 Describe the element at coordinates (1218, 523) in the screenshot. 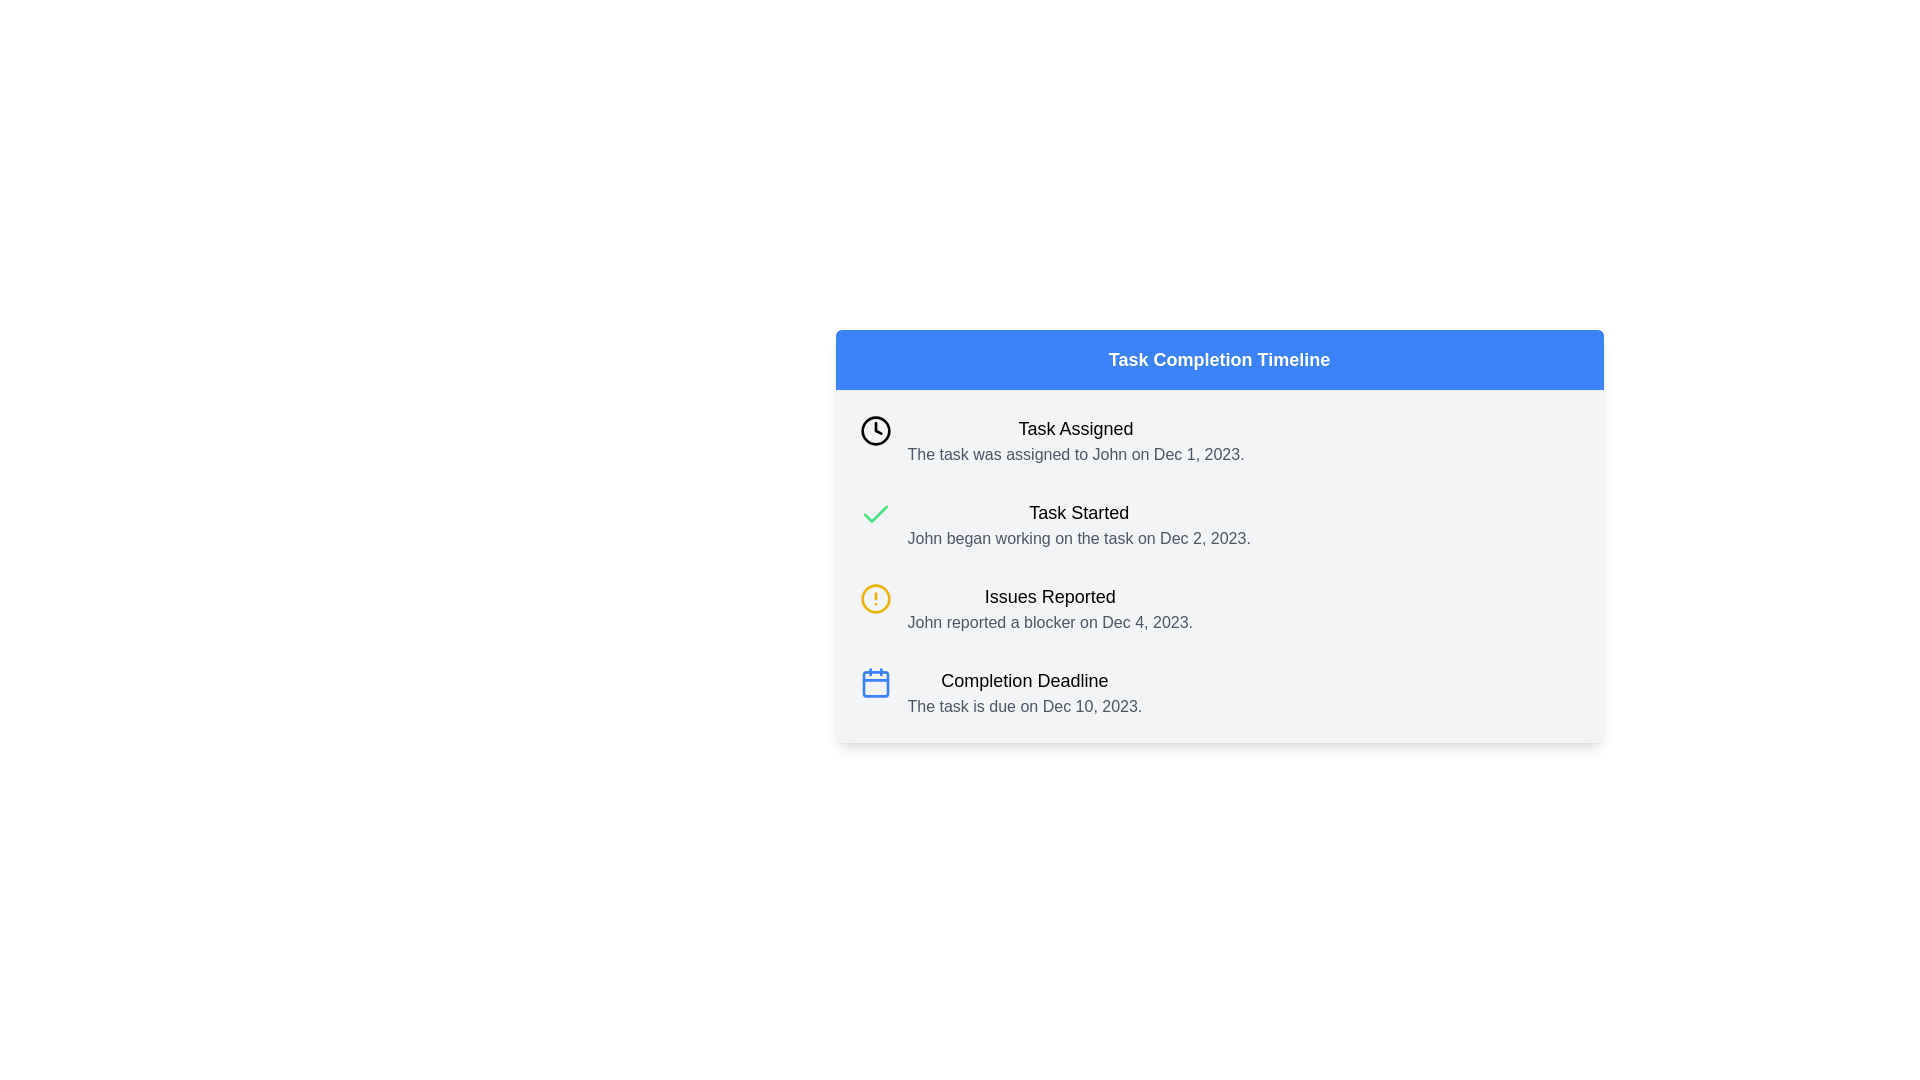

I see `the Informational Card containing the heading 'Task Started' and the description 'John began working on the task on Dec 2, 2023.' This card is the second entry in the vertical timeline under 'Task Completion Timeline.'` at that location.